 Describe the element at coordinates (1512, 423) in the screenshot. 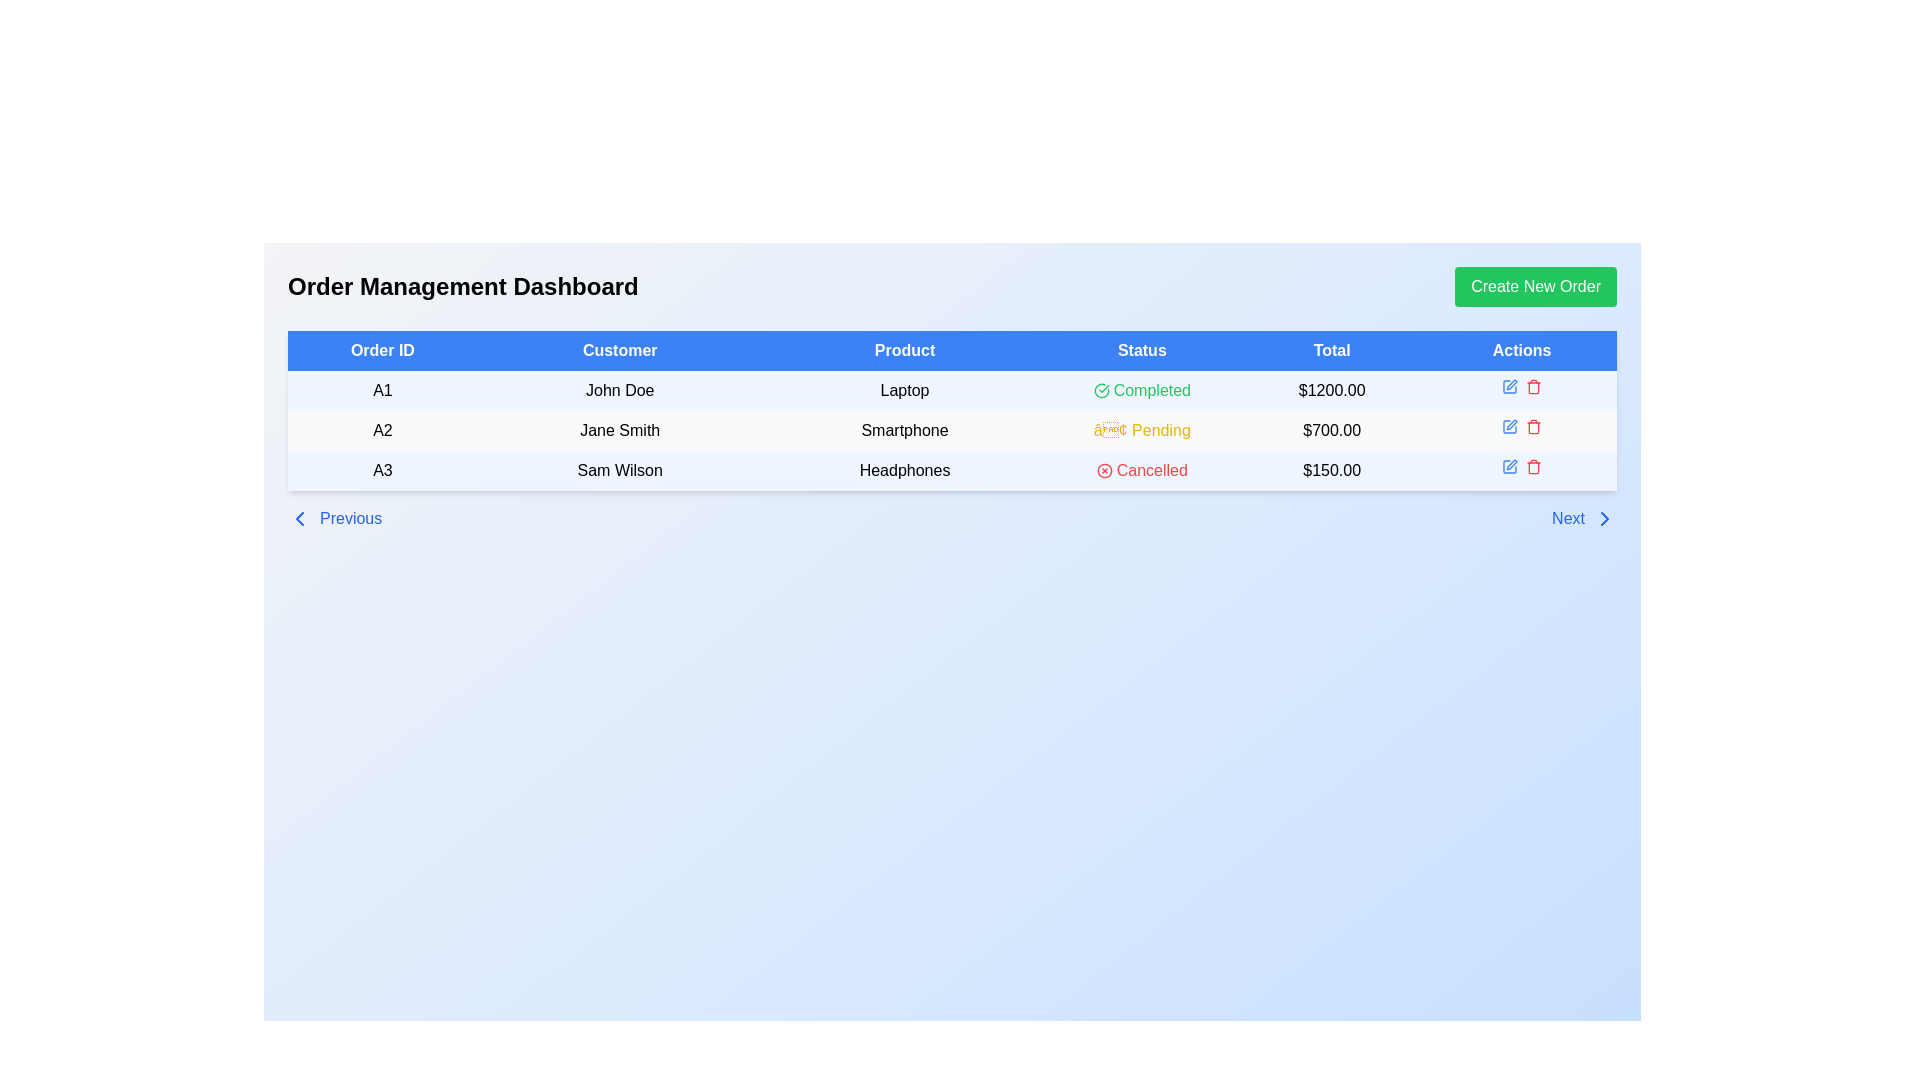

I see `the 'Edit' icon button, which resembles a pen and is located in the 'Actions' column of the row corresponding to Jane Smith's order` at that location.